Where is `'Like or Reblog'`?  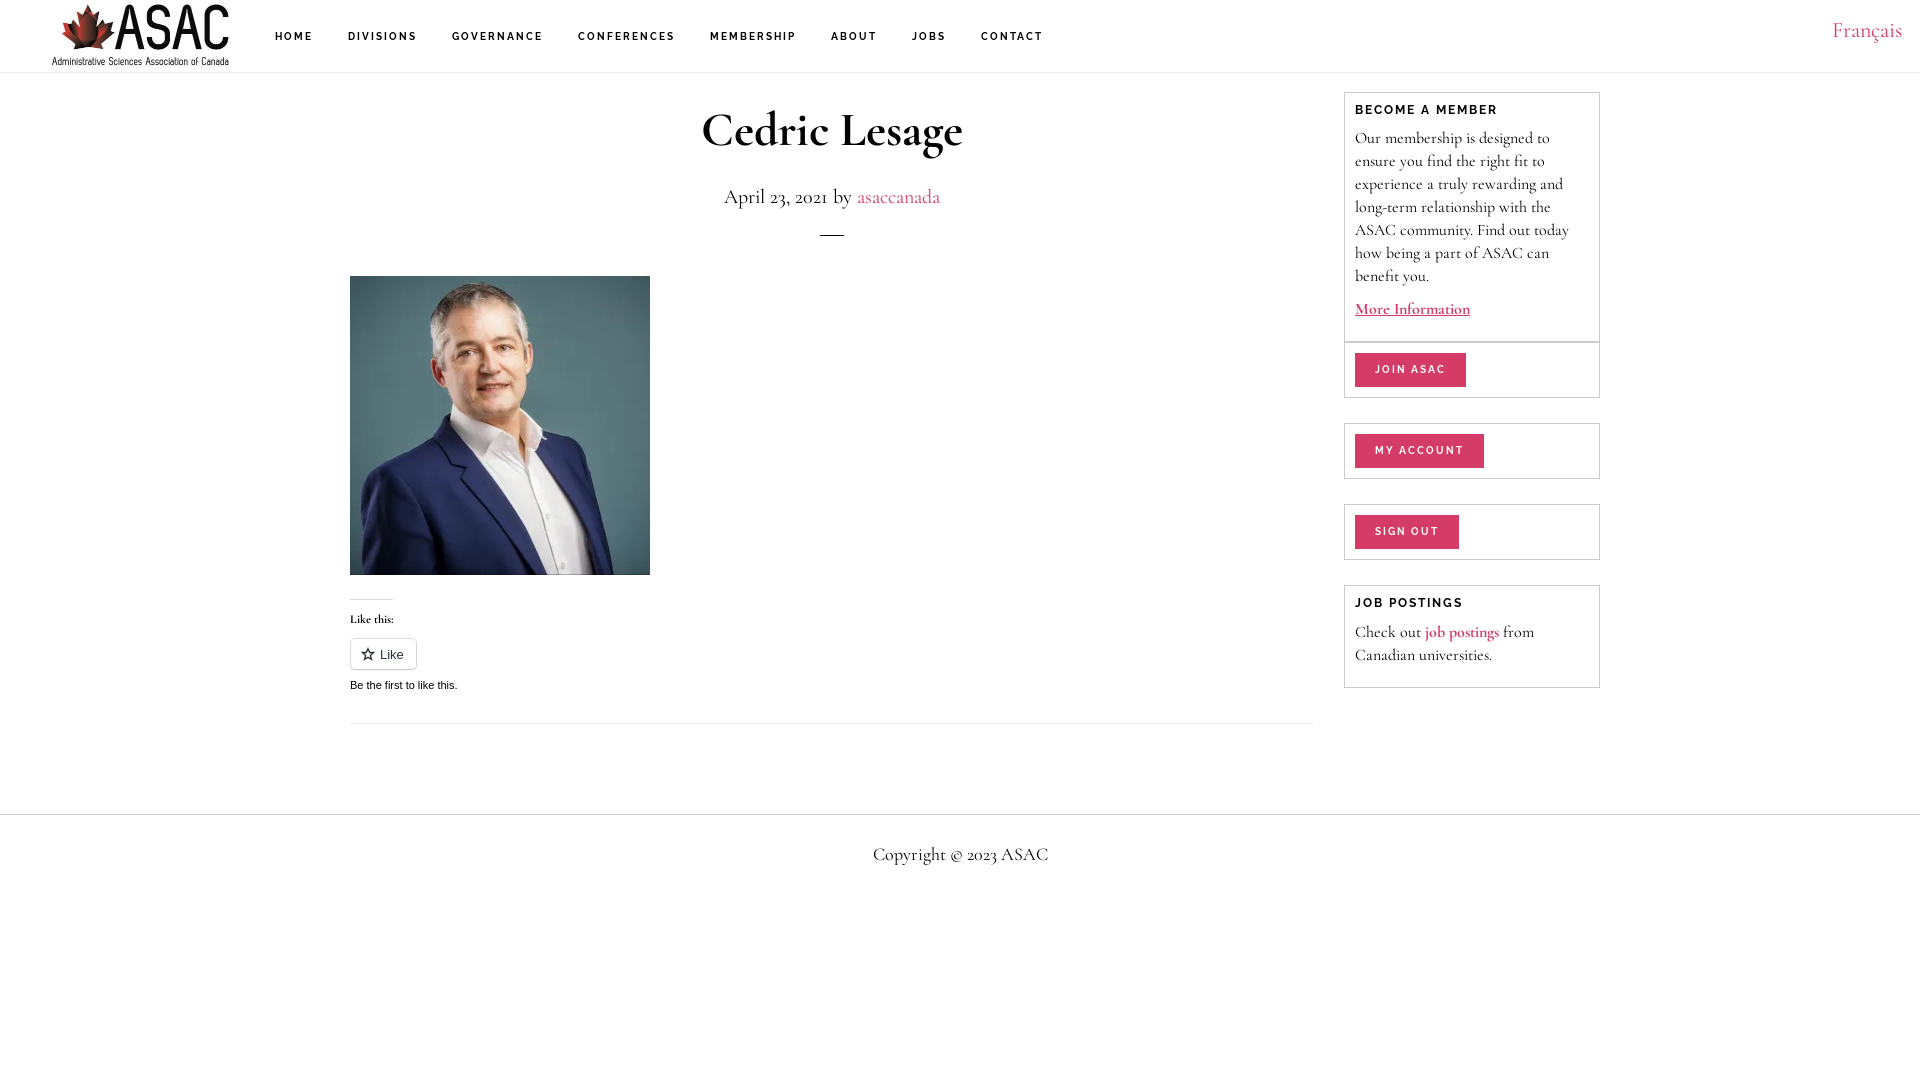
'Like or Reblog' is located at coordinates (831, 665).